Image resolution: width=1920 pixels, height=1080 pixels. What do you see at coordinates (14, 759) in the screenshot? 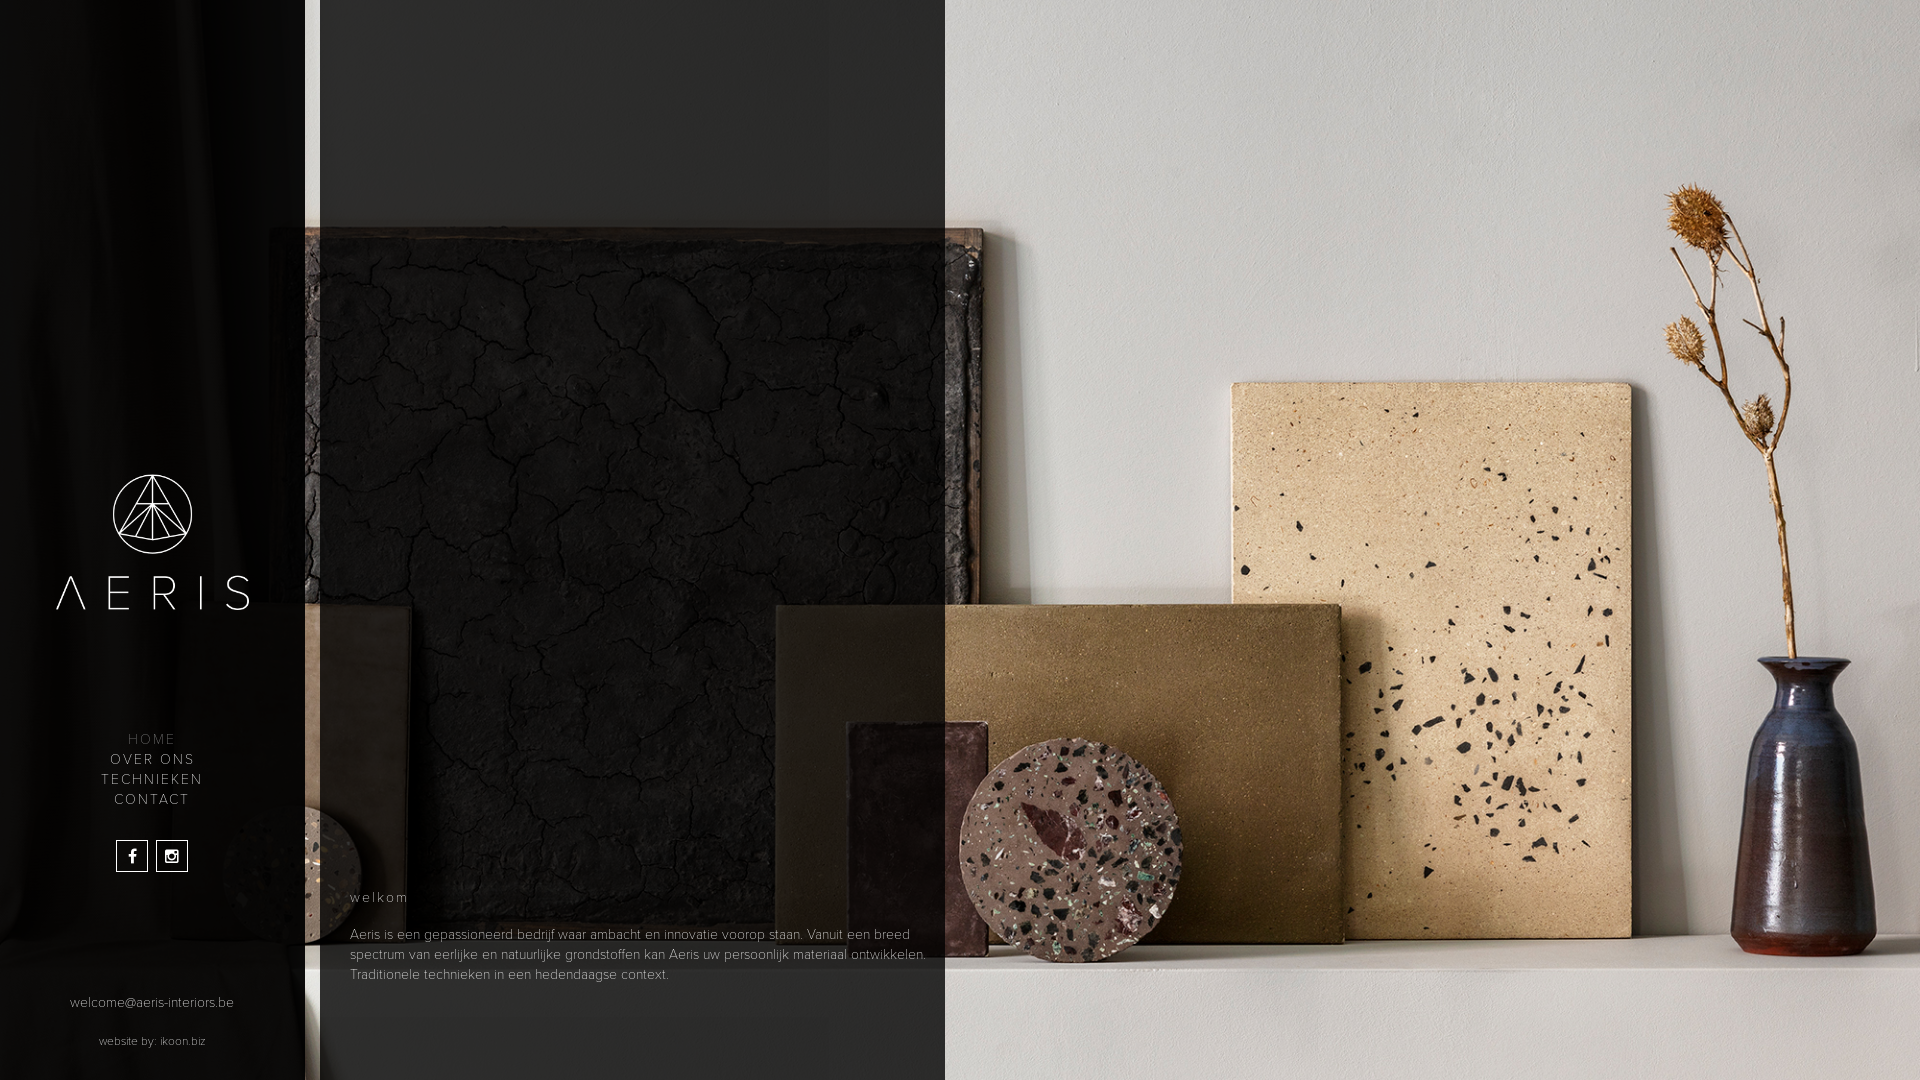
I see `'OVER ONS'` at bounding box center [14, 759].